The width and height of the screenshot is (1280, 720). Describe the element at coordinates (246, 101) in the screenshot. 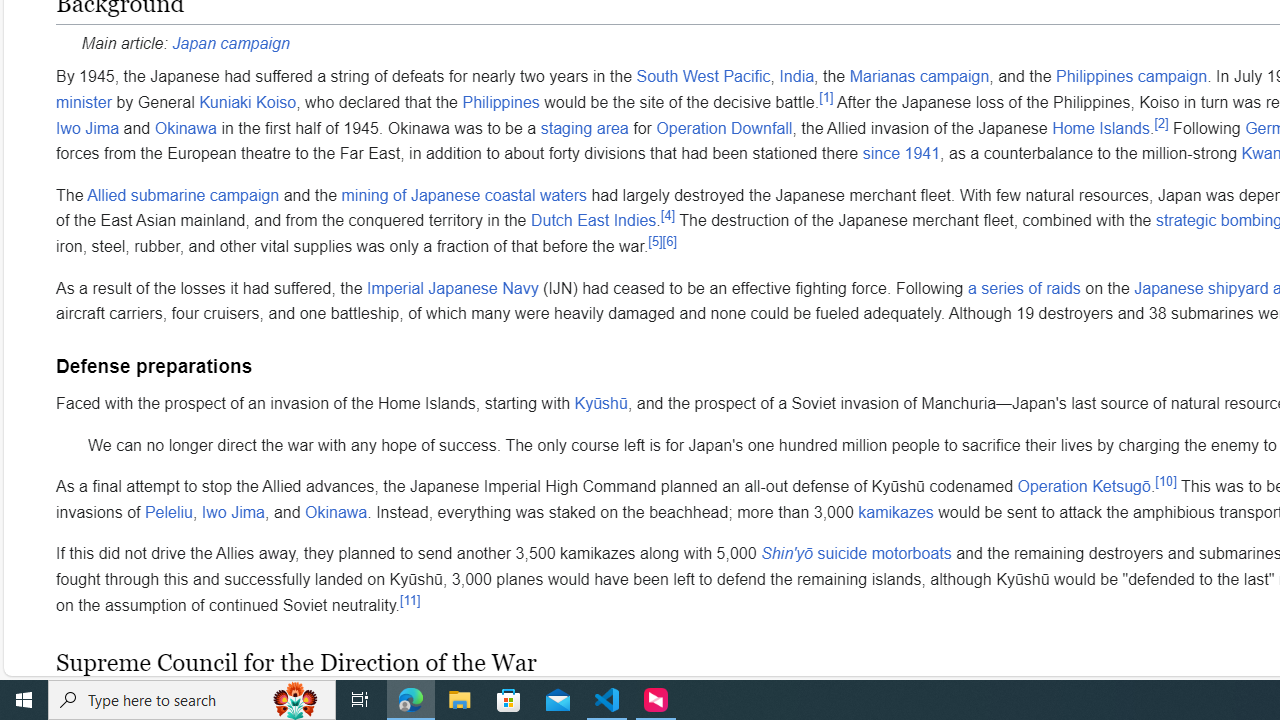

I see `'Kuniaki Koiso'` at that location.